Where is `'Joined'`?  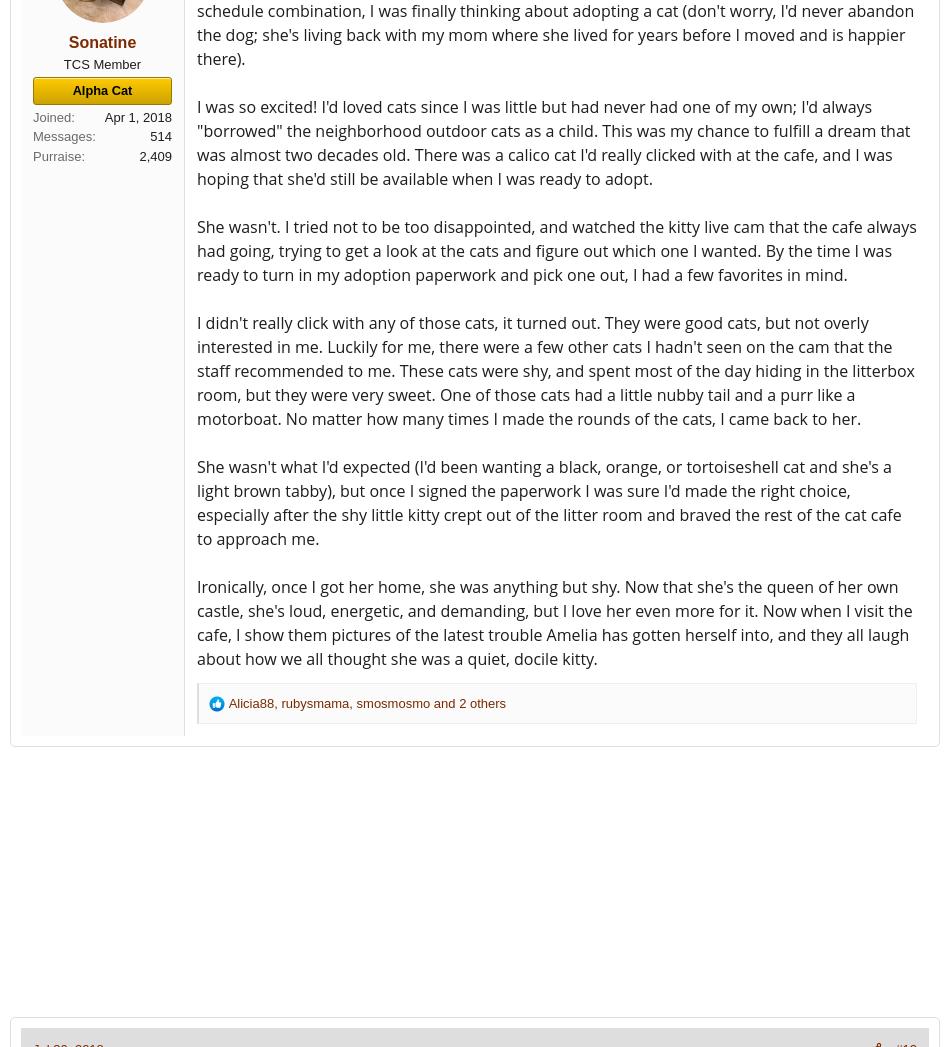
'Joined' is located at coordinates (51, 115).